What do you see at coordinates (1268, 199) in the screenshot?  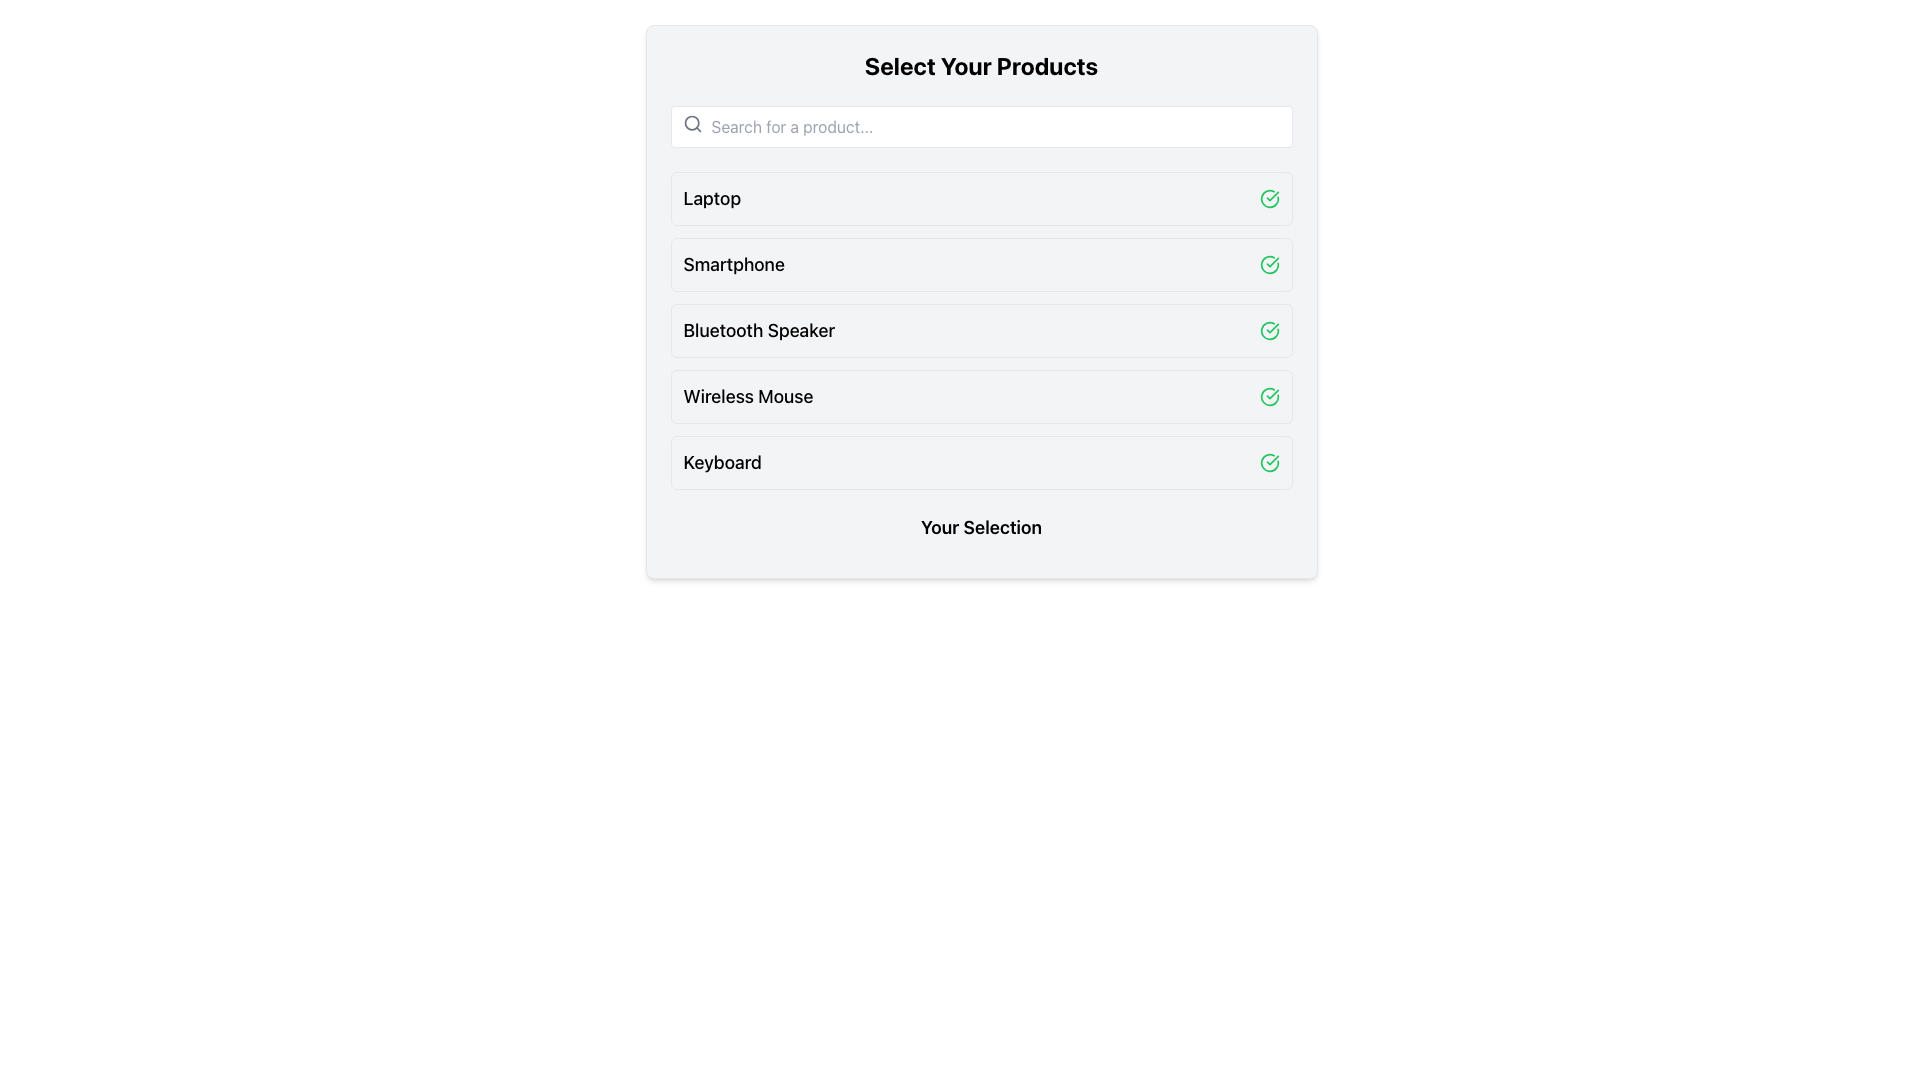 I see `the icon that signifies the selection of the 'Laptop' item in the list, located at the far right side of the row labeled 'Laptop'` at bounding box center [1268, 199].